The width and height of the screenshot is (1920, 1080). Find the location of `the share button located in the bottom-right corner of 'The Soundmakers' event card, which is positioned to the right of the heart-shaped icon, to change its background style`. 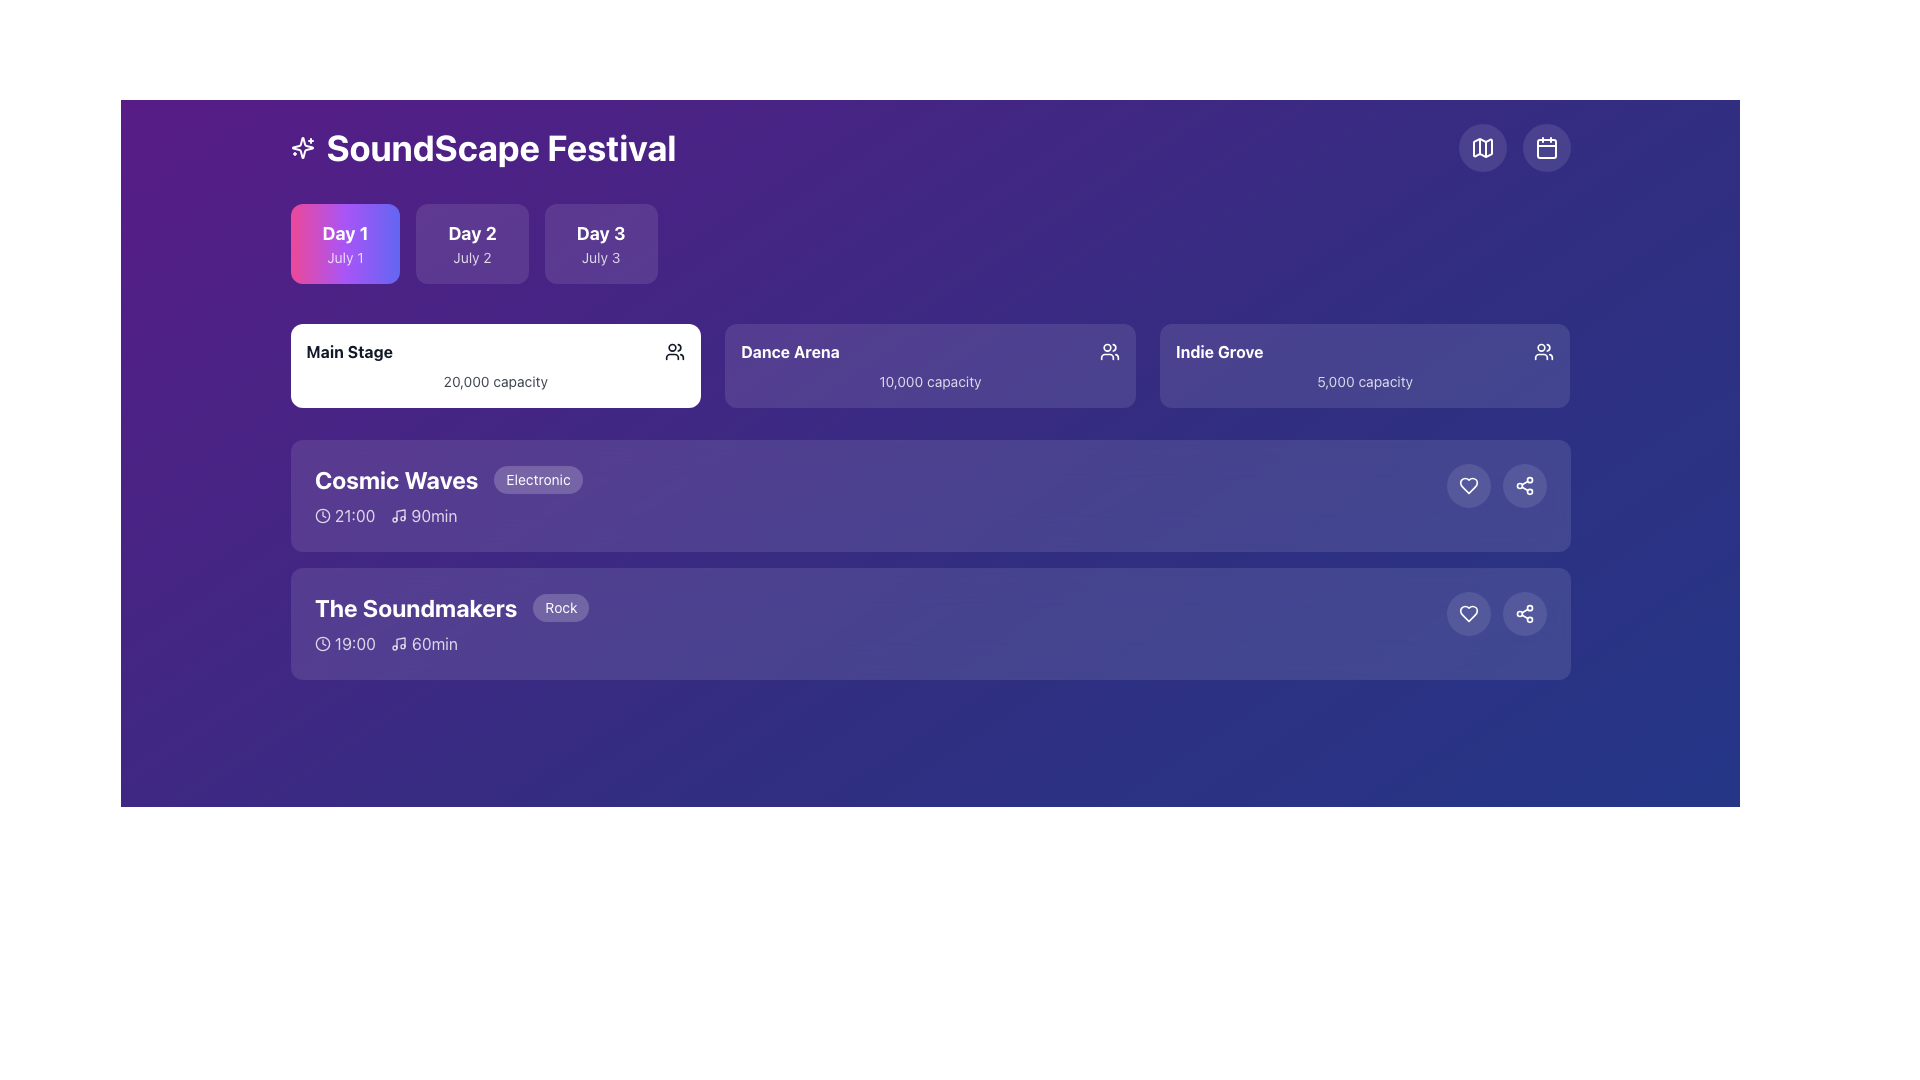

the share button located in the bottom-right corner of 'The Soundmakers' event card, which is positioned to the right of the heart-shaped icon, to change its background style is located at coordinates (1523, 486).